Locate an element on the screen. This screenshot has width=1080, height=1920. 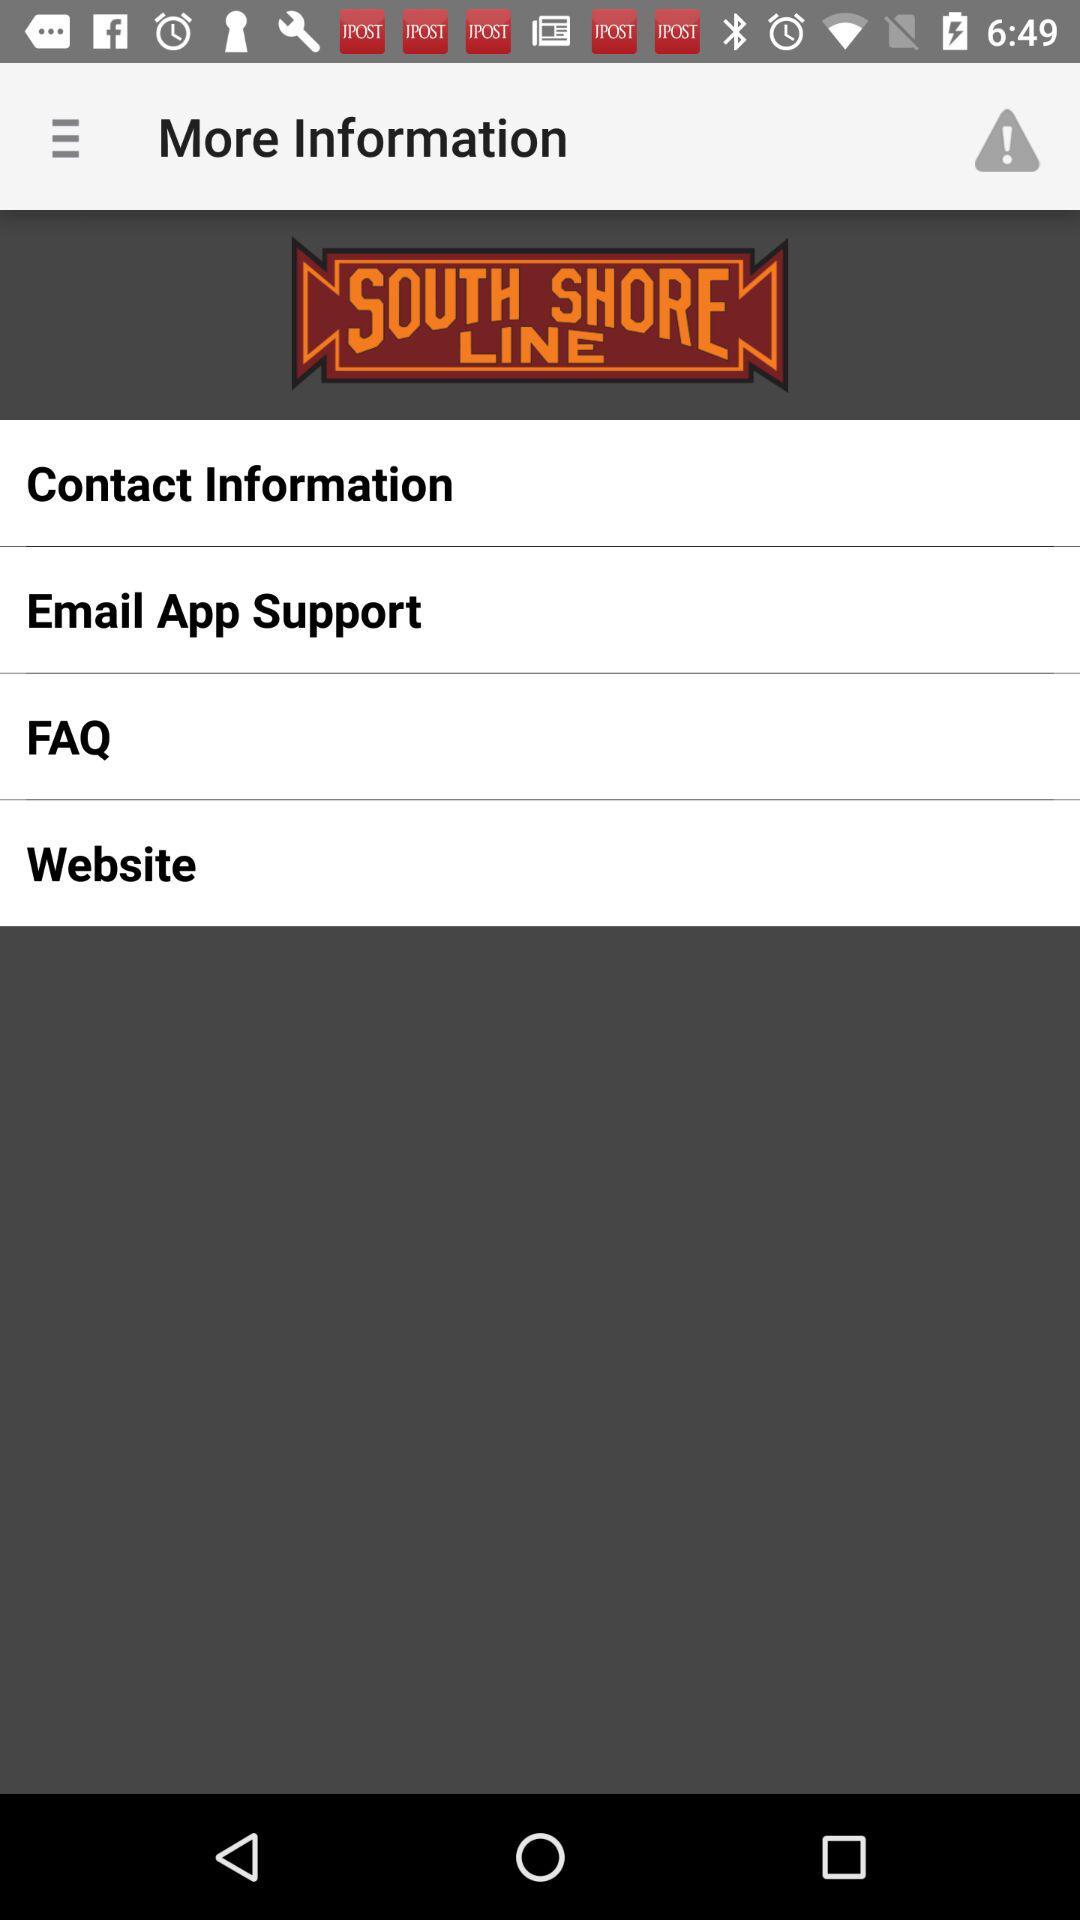
icon at the top left corner is located at coordinates (72, 135).